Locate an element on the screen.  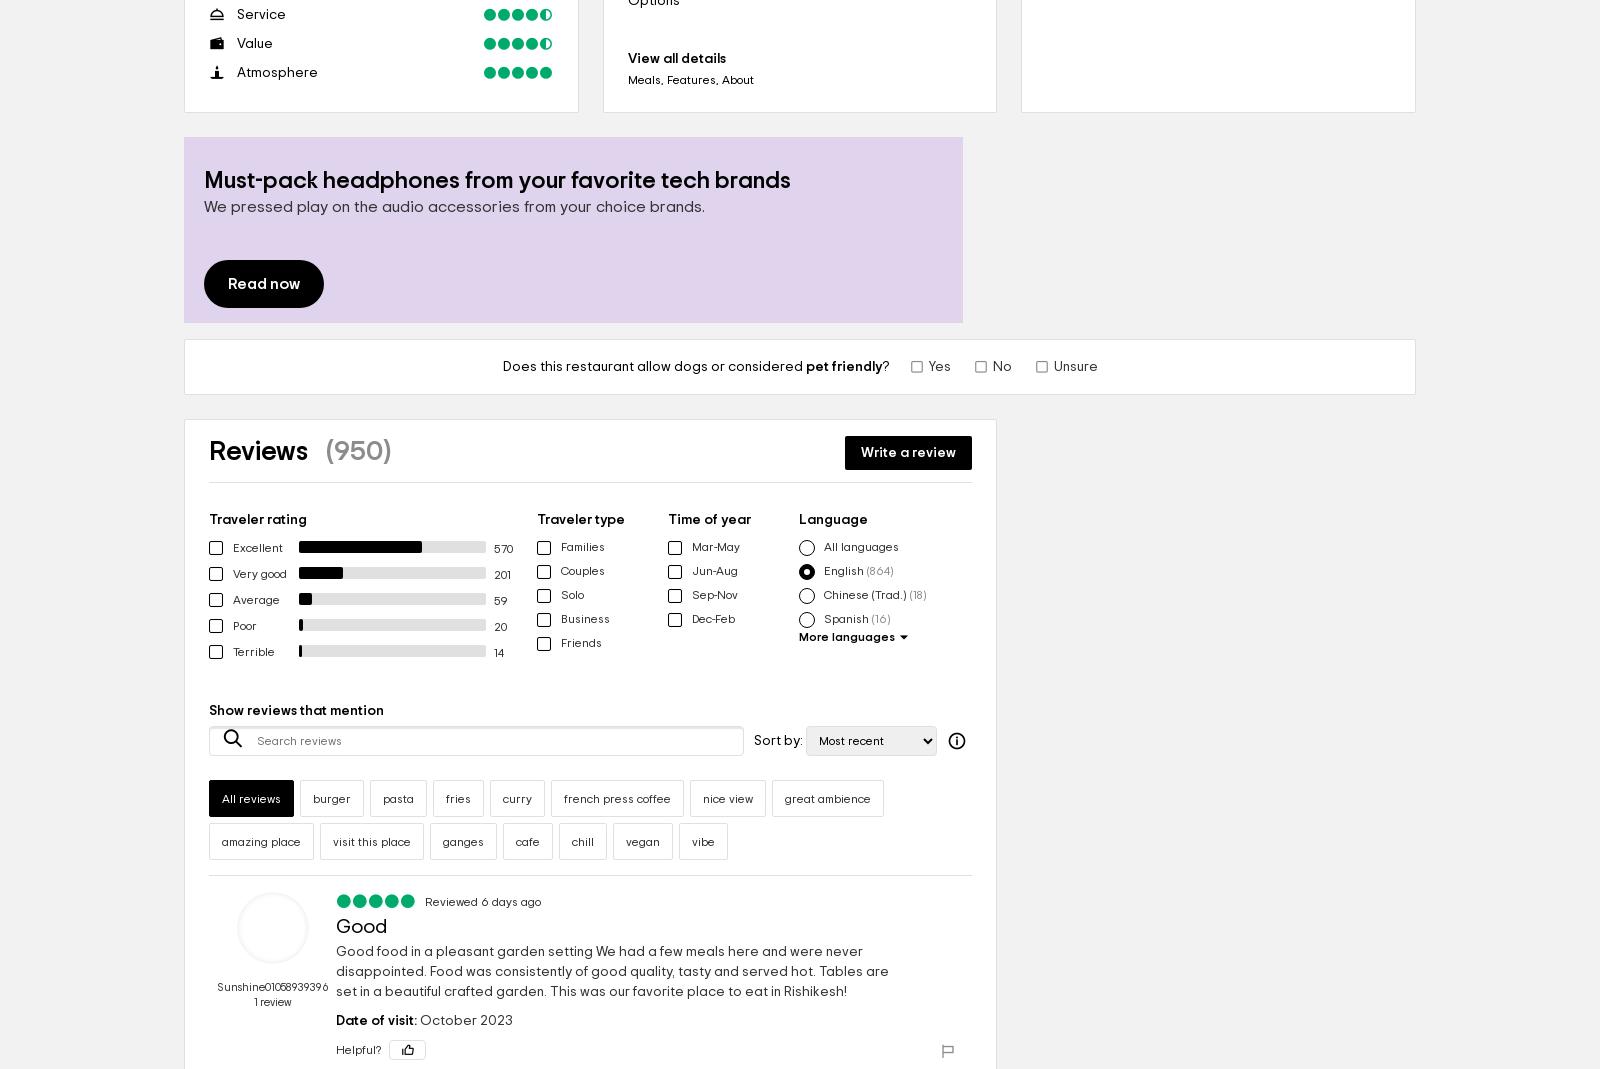
'More languages' is located at coordinates (846, 637).